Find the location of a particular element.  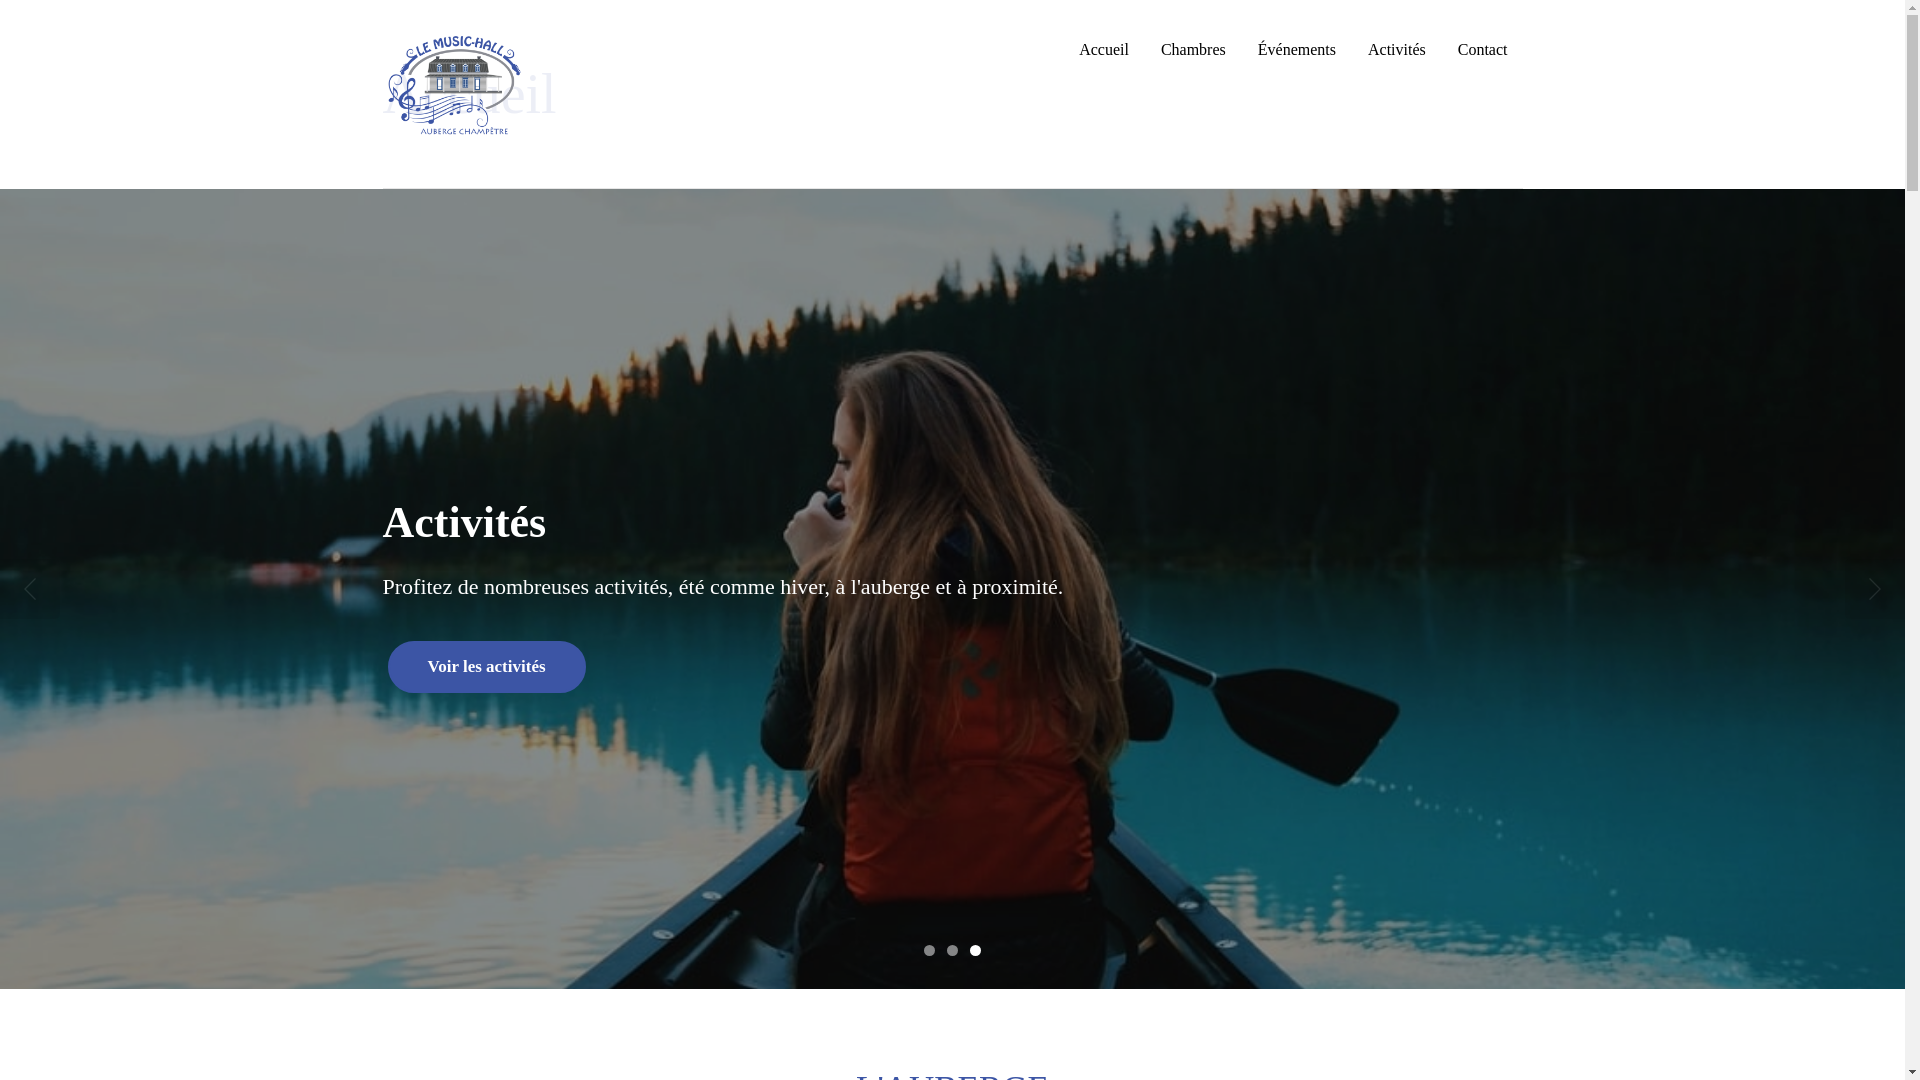

'Chambres' is located at coordinates (1193, 49).